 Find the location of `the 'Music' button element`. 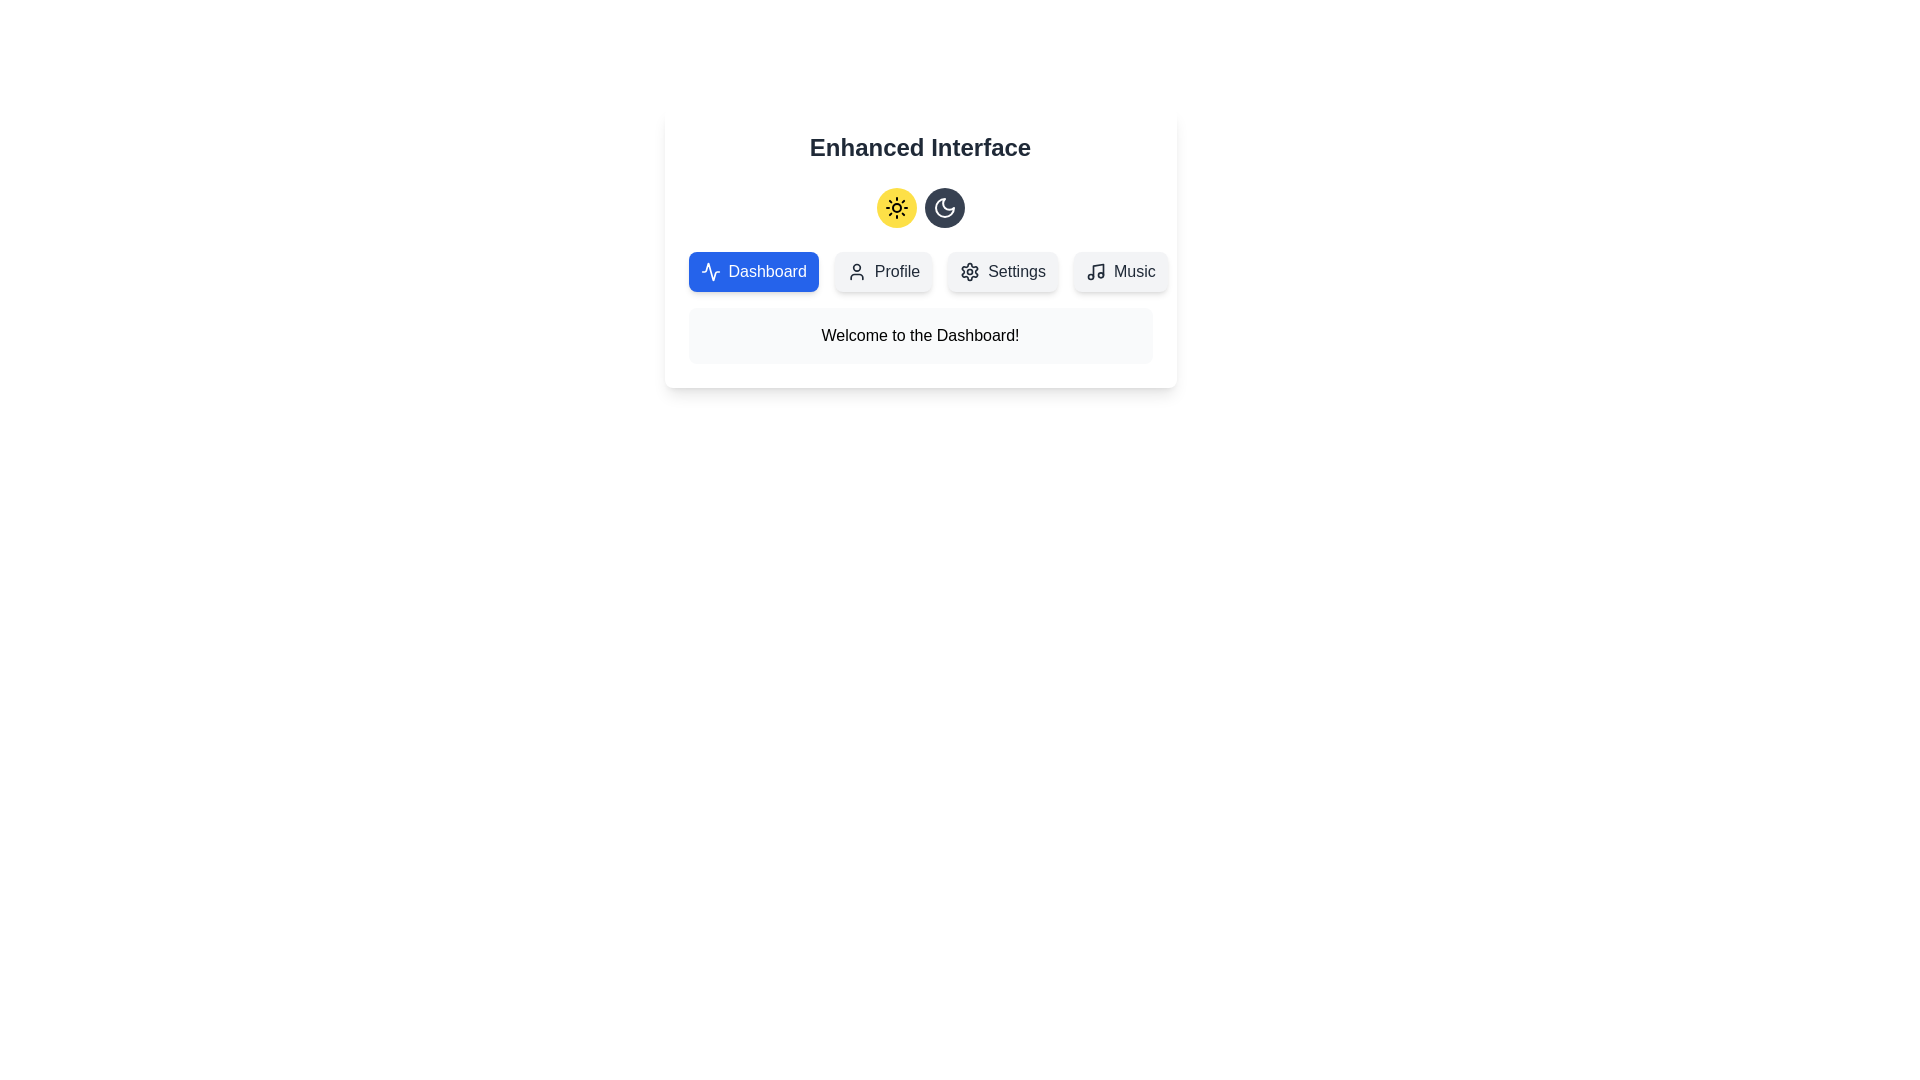

the 'Music' button element is located at coordinates (1120, 272).